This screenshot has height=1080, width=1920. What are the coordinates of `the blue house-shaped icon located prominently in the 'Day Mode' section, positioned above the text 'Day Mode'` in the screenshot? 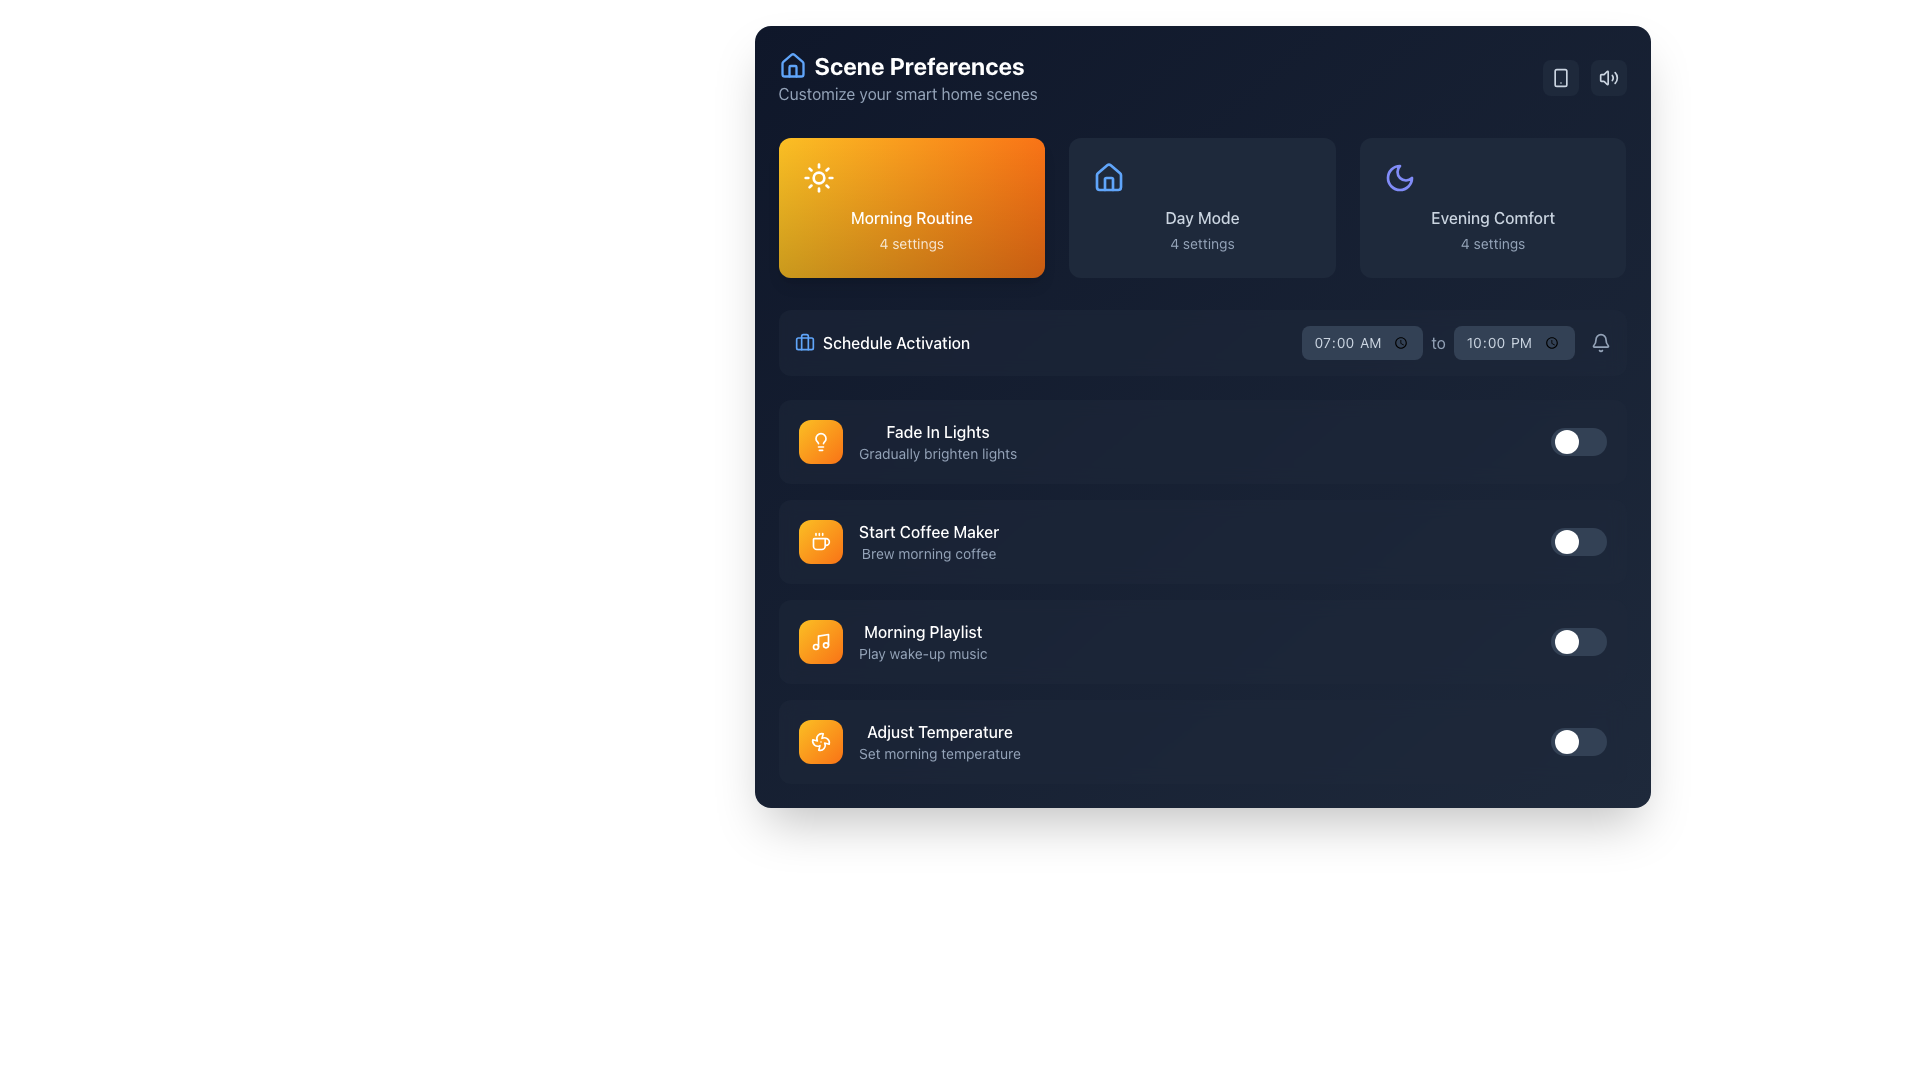 It's located at (1108, 176).